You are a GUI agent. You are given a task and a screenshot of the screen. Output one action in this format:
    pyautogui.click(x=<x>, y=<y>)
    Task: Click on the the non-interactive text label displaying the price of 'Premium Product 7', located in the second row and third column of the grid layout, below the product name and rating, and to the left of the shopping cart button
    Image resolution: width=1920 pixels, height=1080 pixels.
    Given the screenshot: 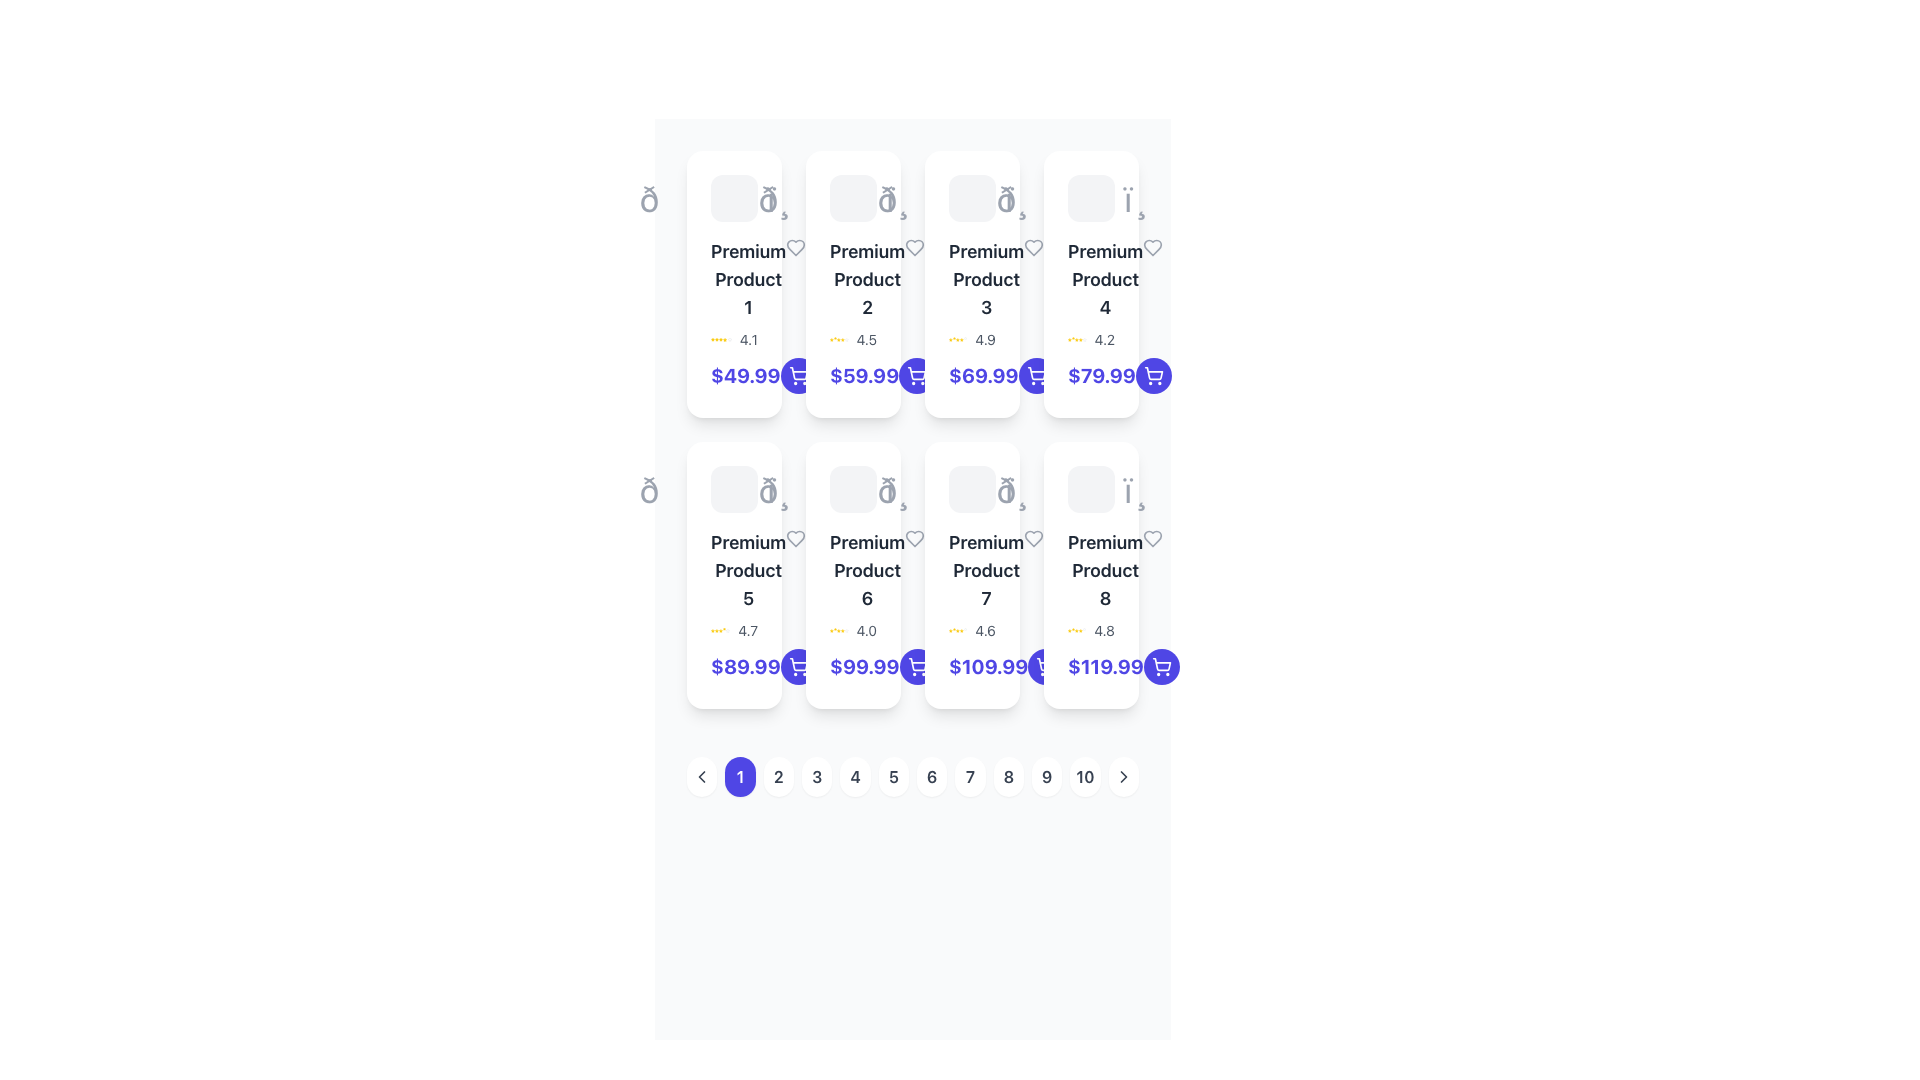 What is the action you would take?
    pyautogui.click(x=988, y=667)
    